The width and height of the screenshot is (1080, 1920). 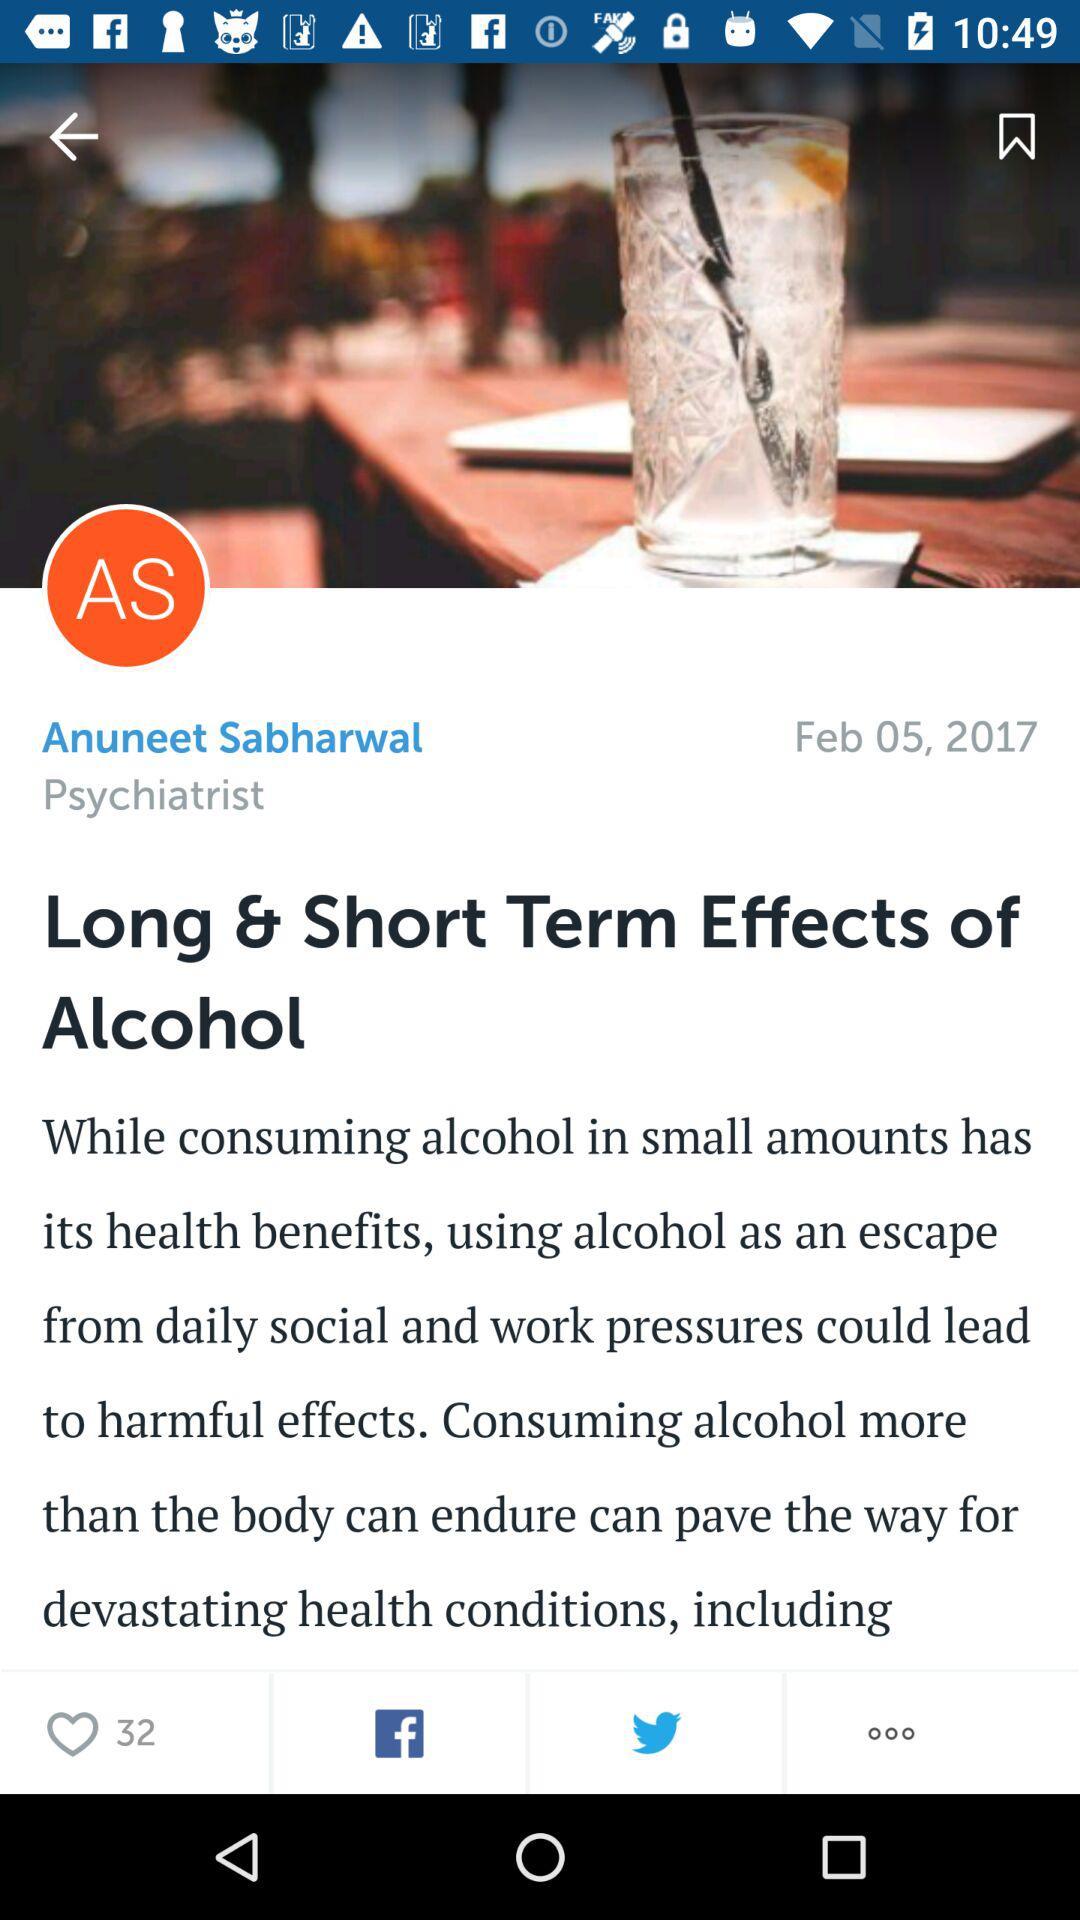 I want to click on the twitter icon, so click(x=655, y=1732).